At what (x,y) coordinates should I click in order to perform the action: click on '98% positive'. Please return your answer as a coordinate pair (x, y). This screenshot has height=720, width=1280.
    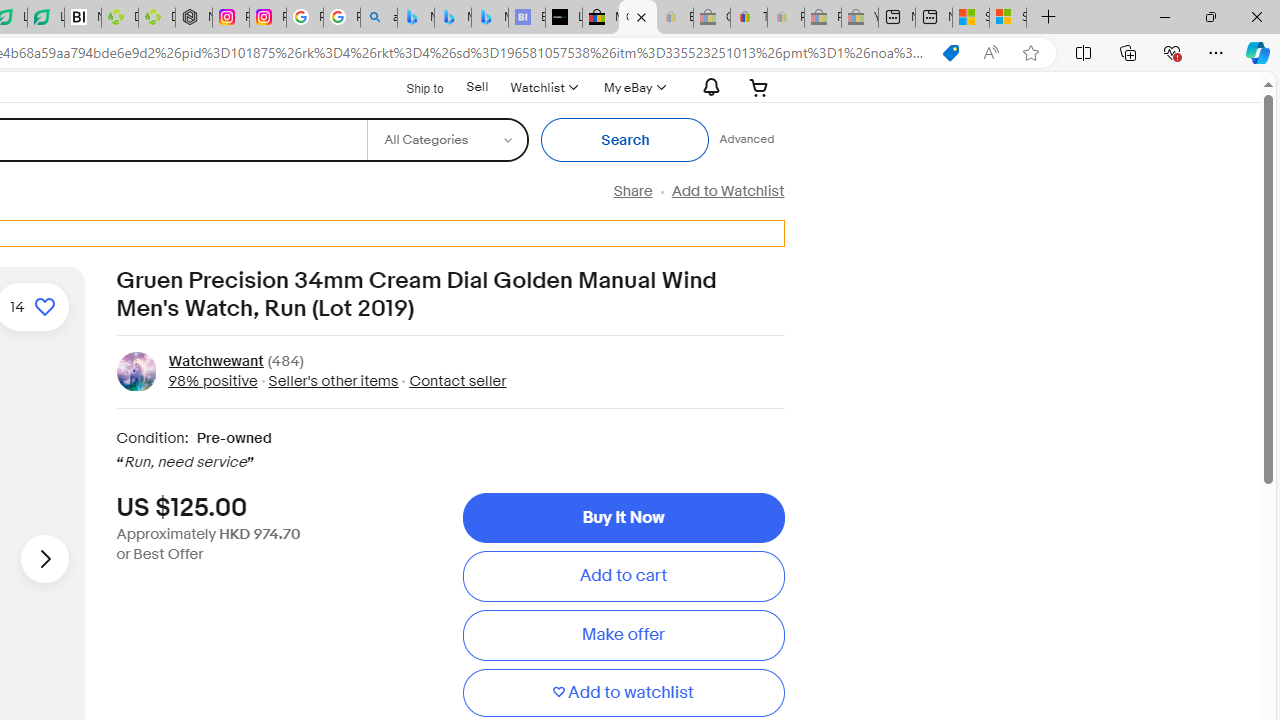
    Looking at the image, I should click on (213, 380).